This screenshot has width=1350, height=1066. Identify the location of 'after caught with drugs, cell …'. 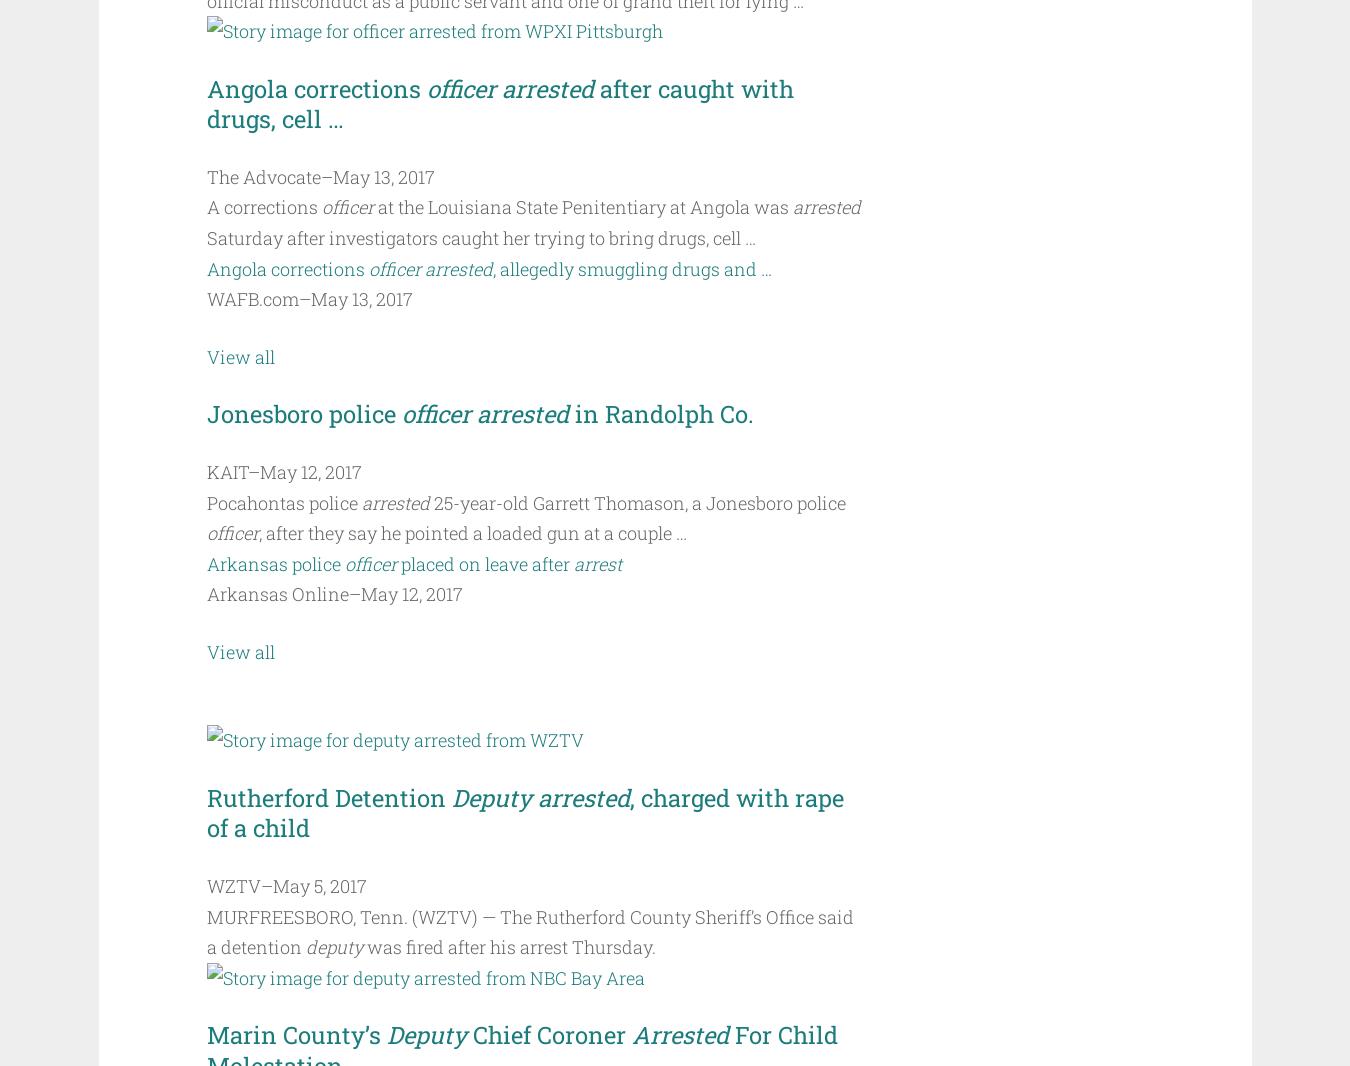
(502, 102).